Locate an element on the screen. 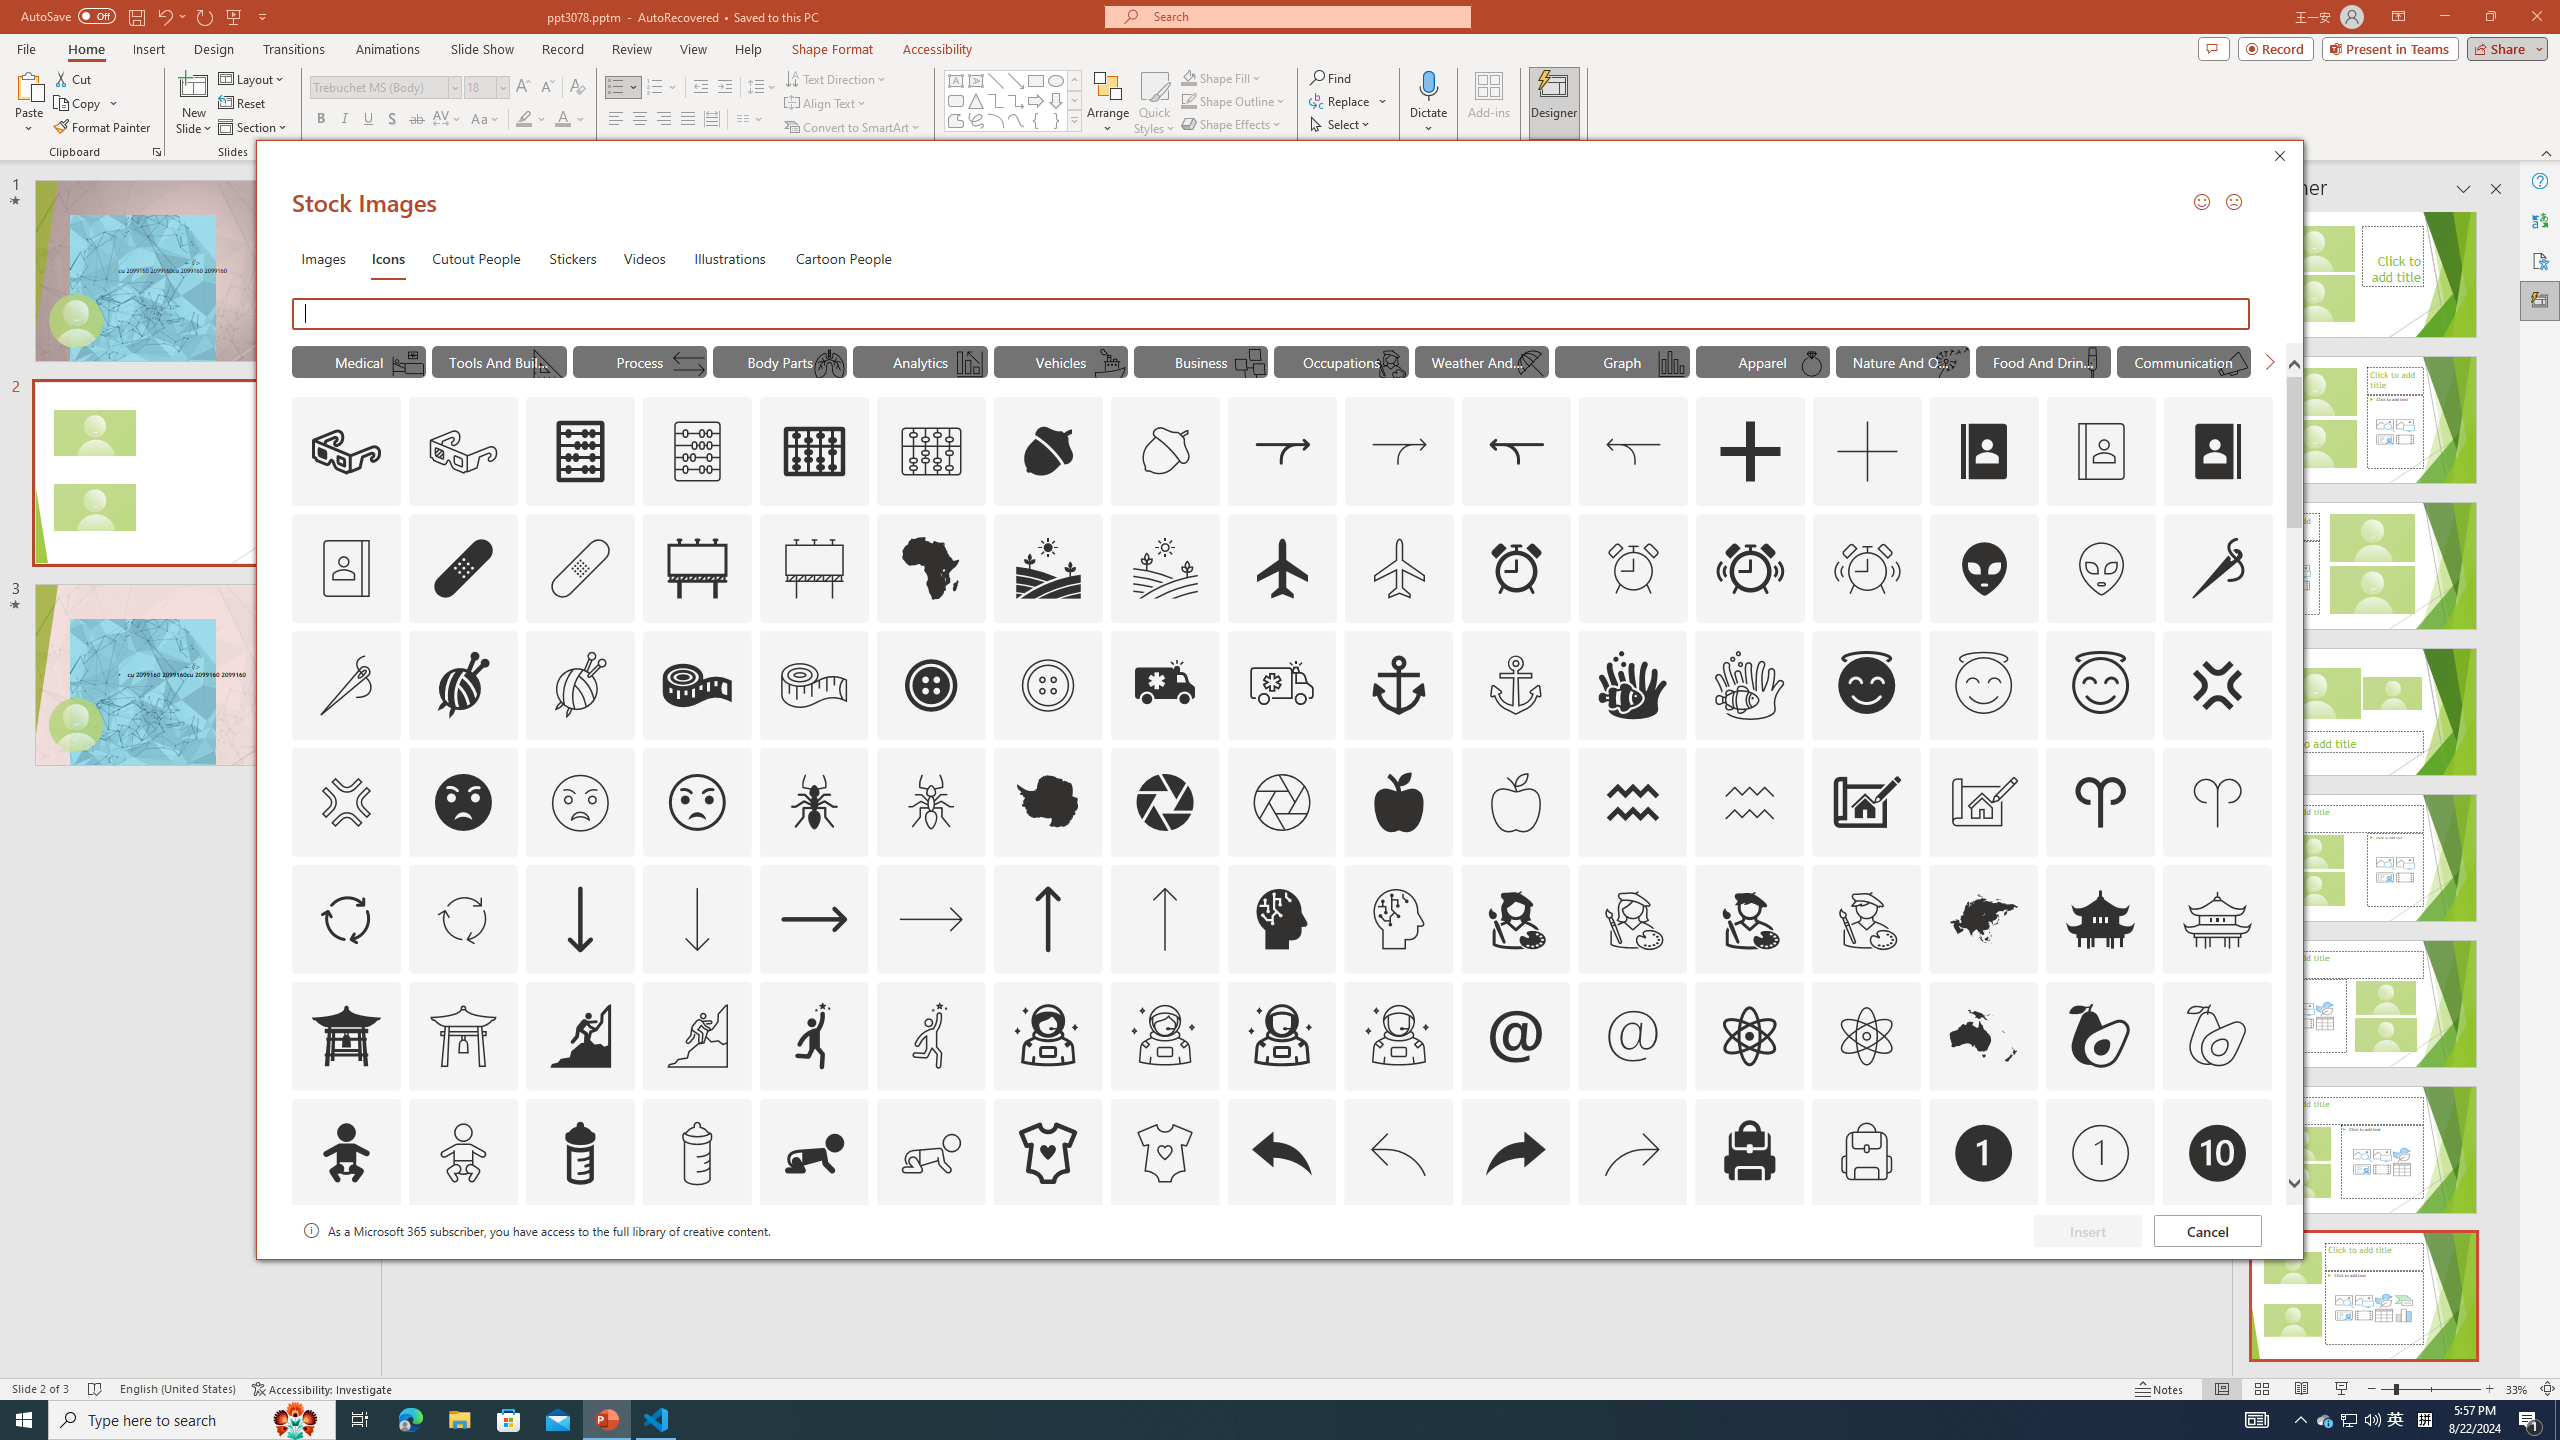  'AutomationID: Icons_3dGlasses' is located at coordinates (346, 451).